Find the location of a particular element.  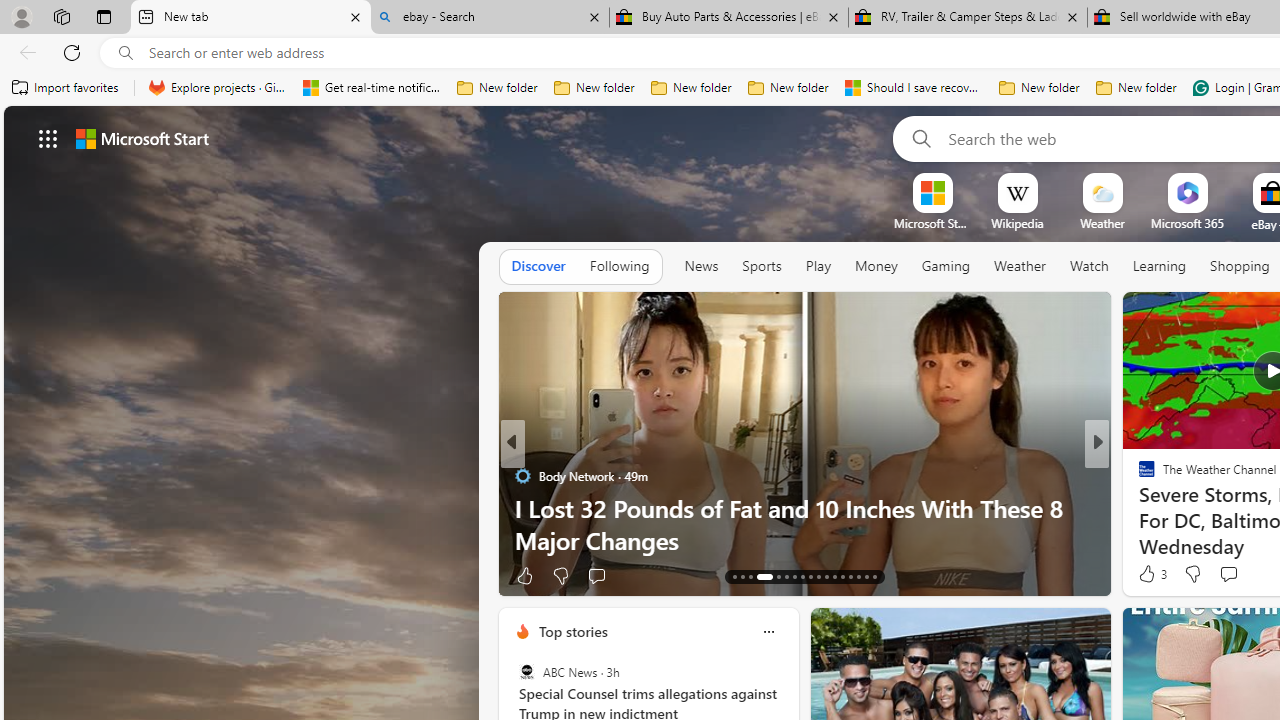

'Play' is located at coordinates (818, 266).